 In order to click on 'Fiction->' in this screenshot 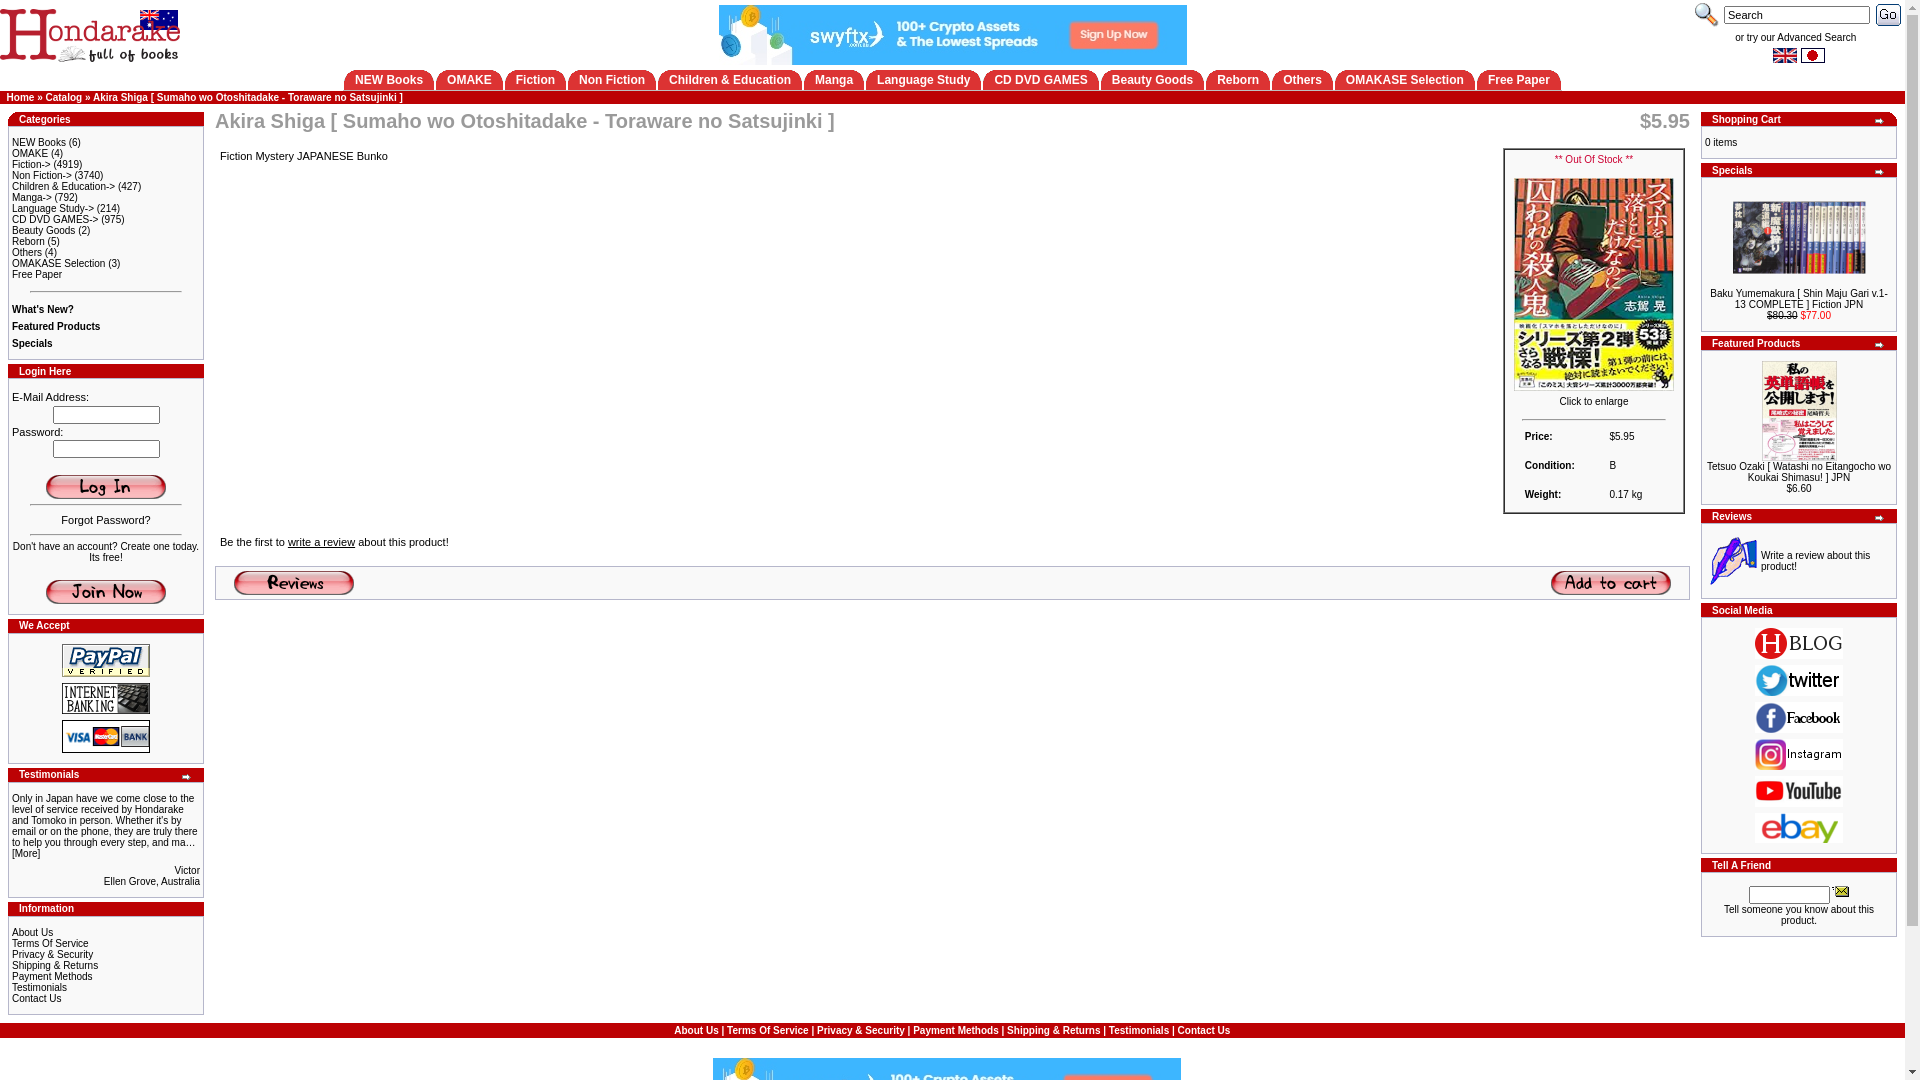, I will do `click(31, 163)`.